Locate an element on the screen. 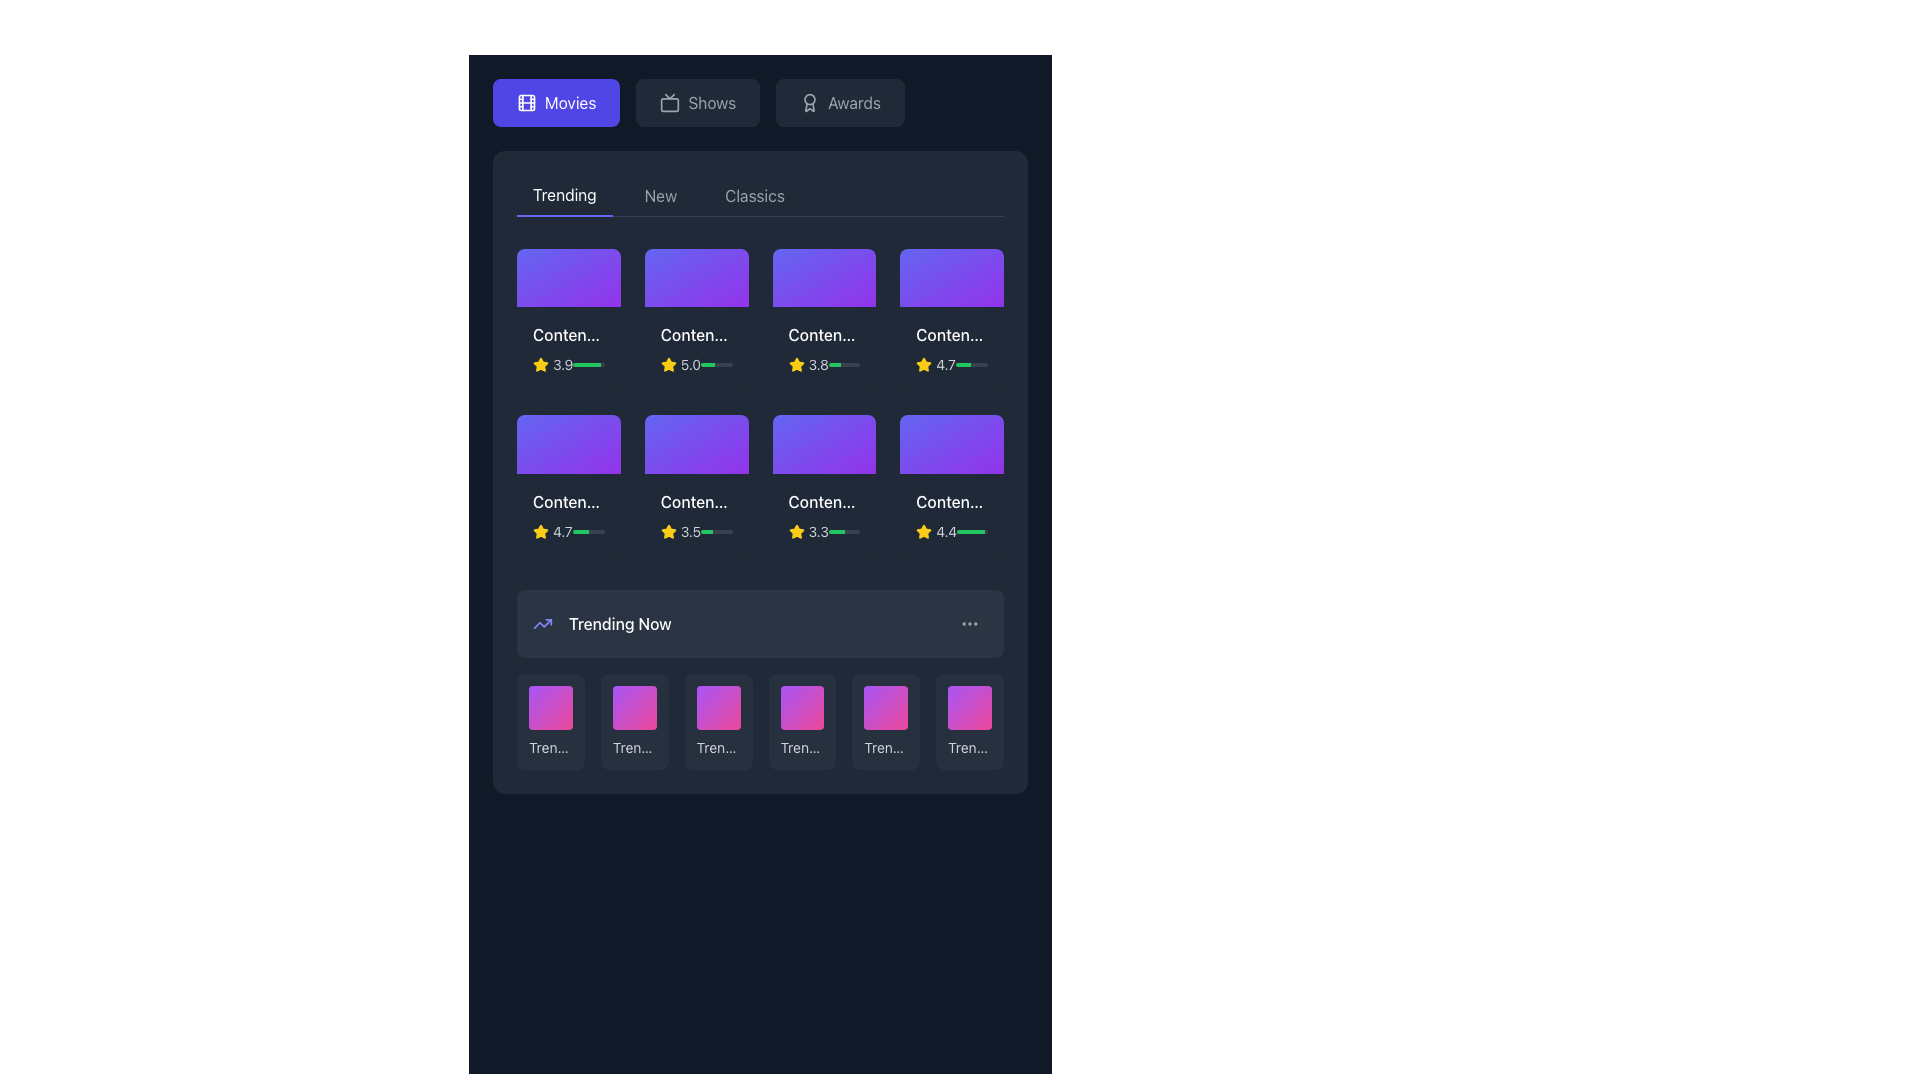 The image size is (1920, 1080). the numerical rating '3.8' displayed in a small gray font, which is located in the 'Trending' section under the third content item from the left, immediately to the right of the yellow star icon is located at coordinates (818, 365).